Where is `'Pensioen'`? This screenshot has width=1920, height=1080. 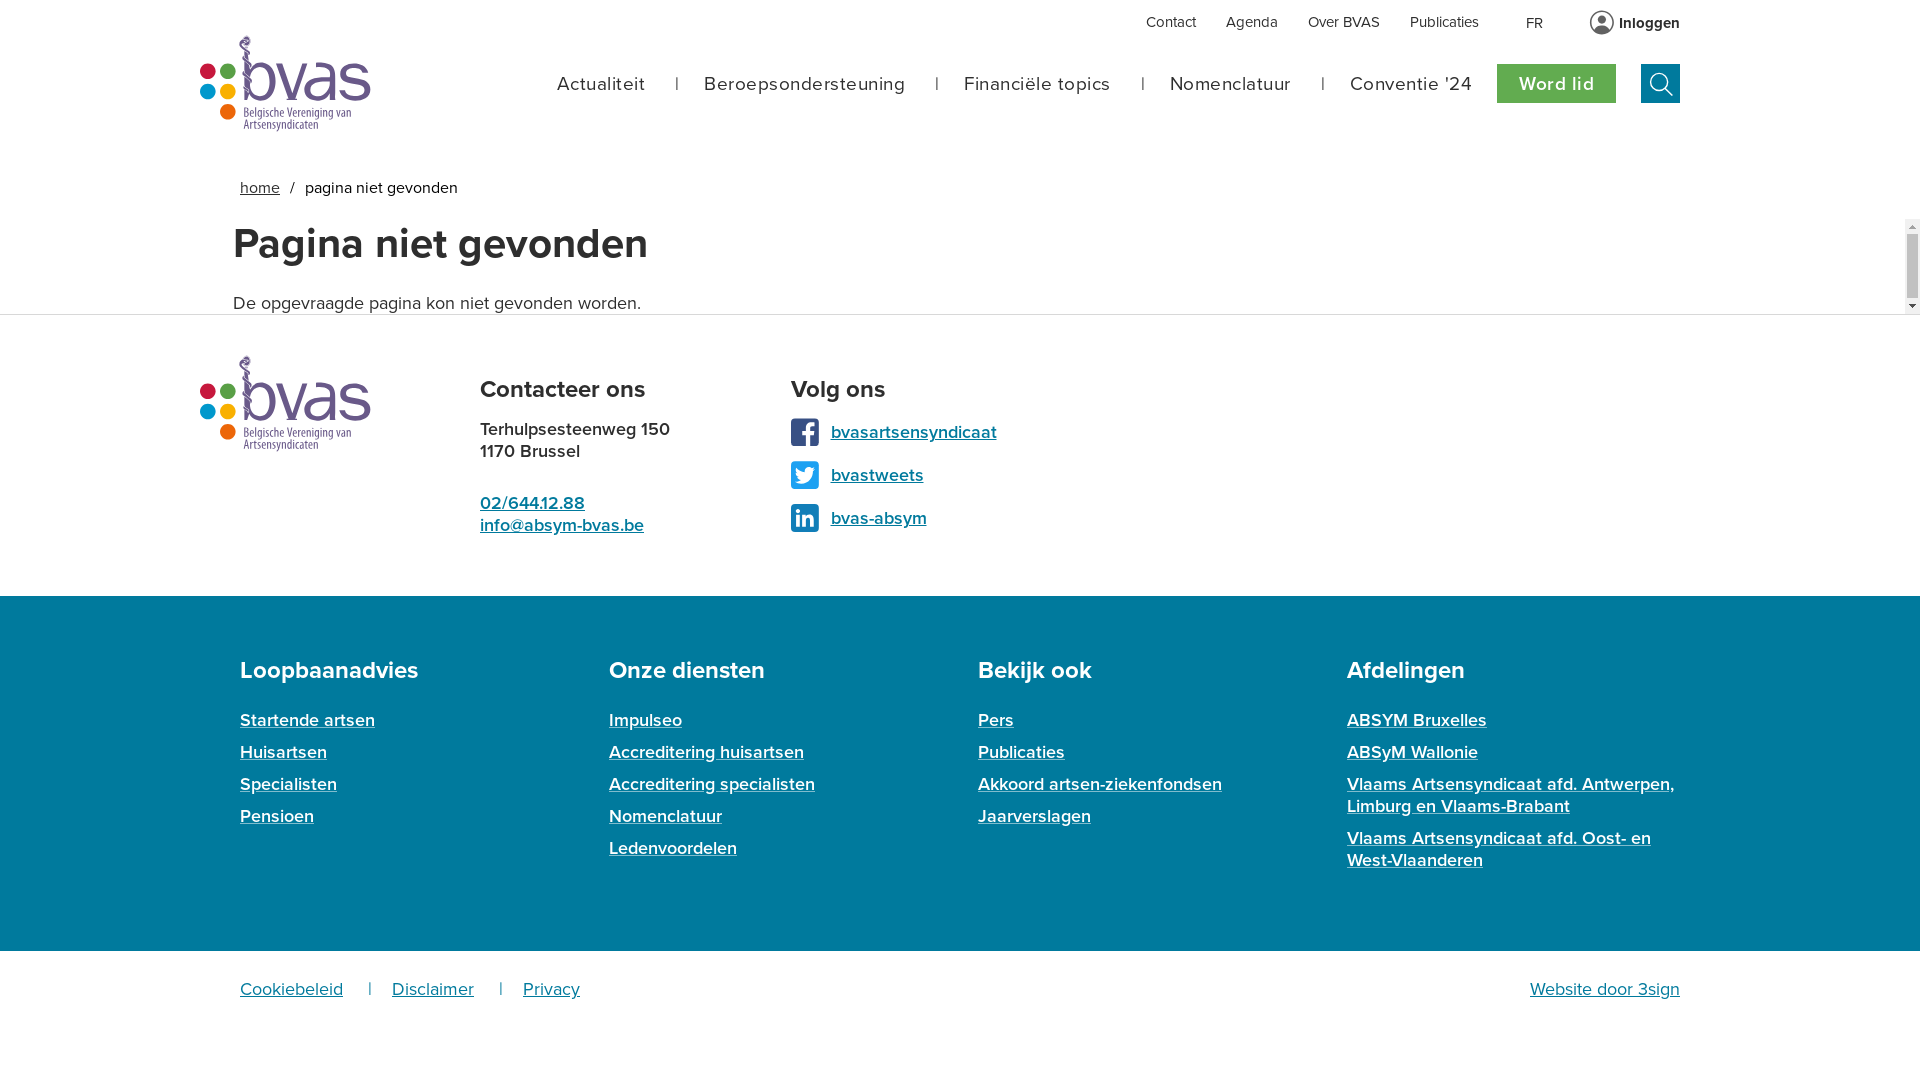
'Pensioen' is located at coordinates (276, 816).